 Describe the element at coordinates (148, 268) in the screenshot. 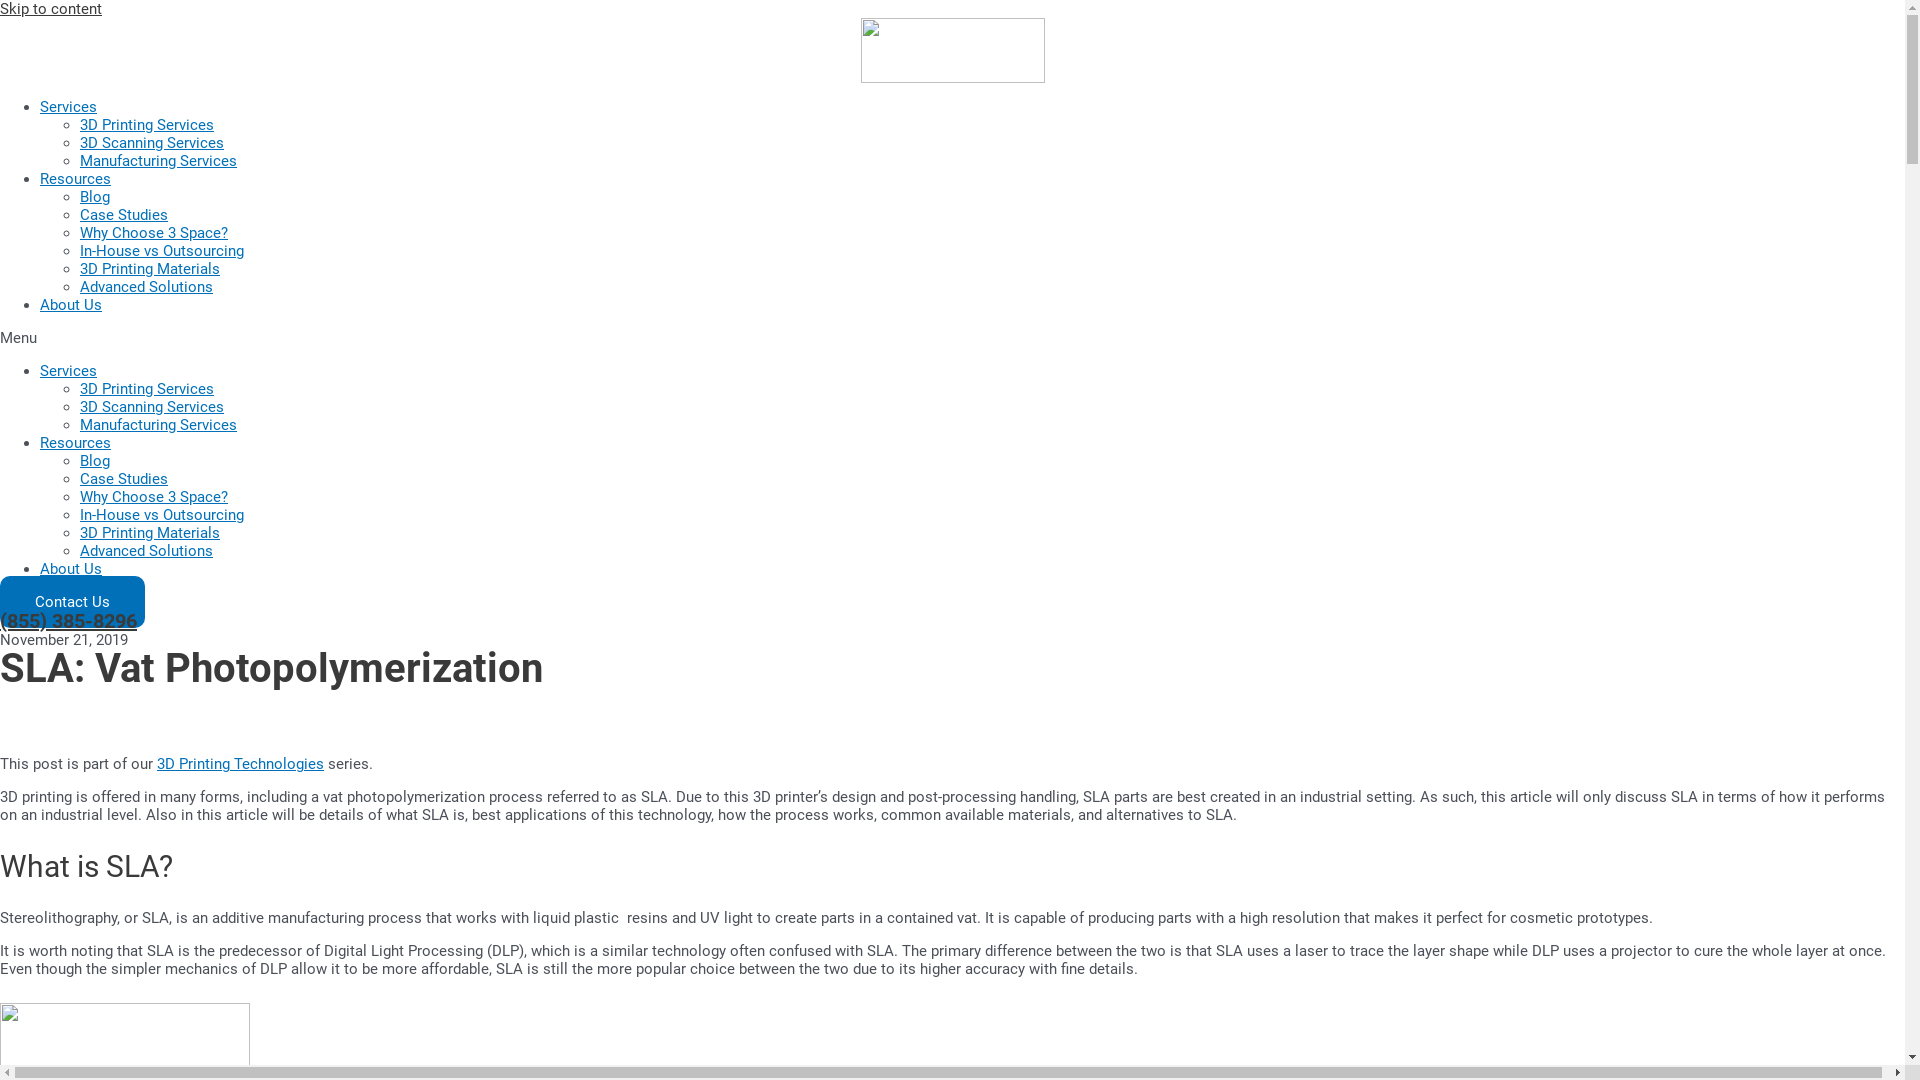

I see `'3D Printing Materials'` at that location.